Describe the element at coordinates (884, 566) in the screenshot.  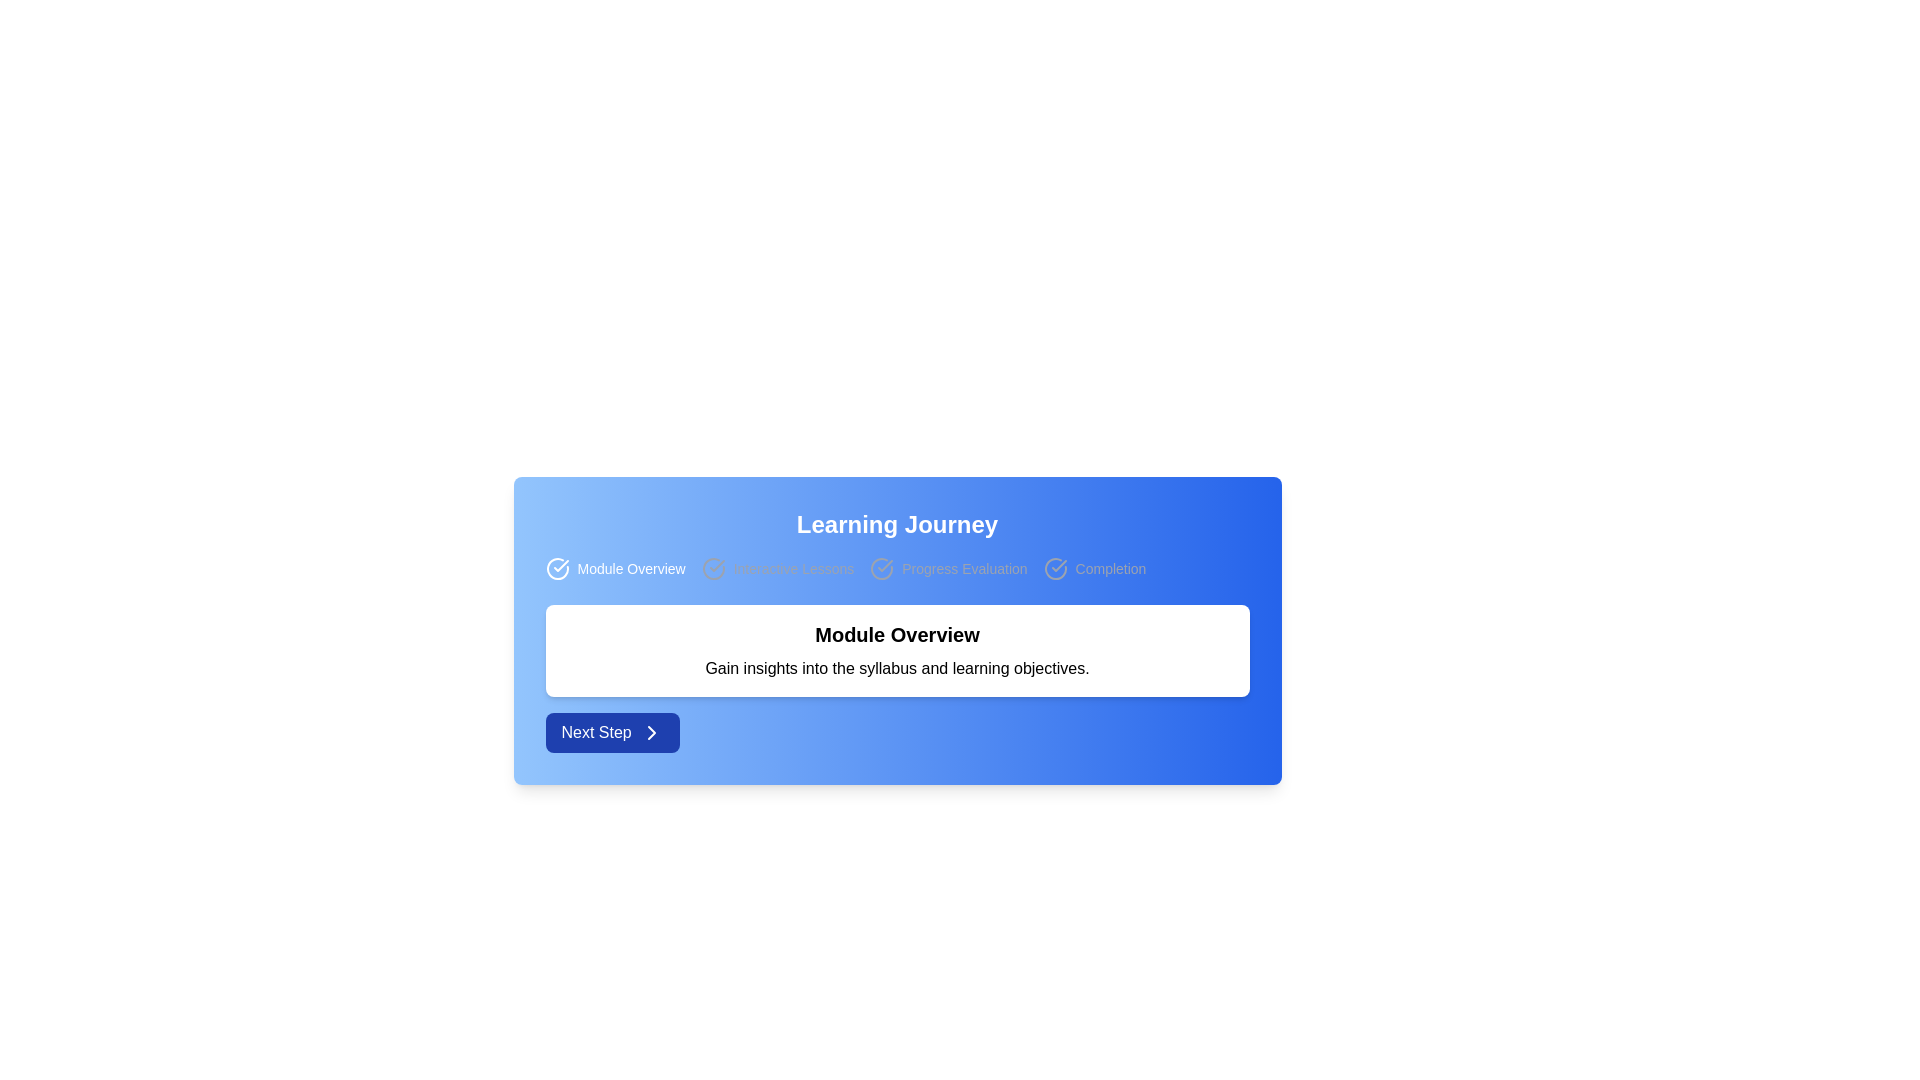
I see `the 'Progress Evaluation' step icon in the Learning Journey progress tracker, which is a circular icon with a checkmark, located between the second and fourth step indicators` at that location.